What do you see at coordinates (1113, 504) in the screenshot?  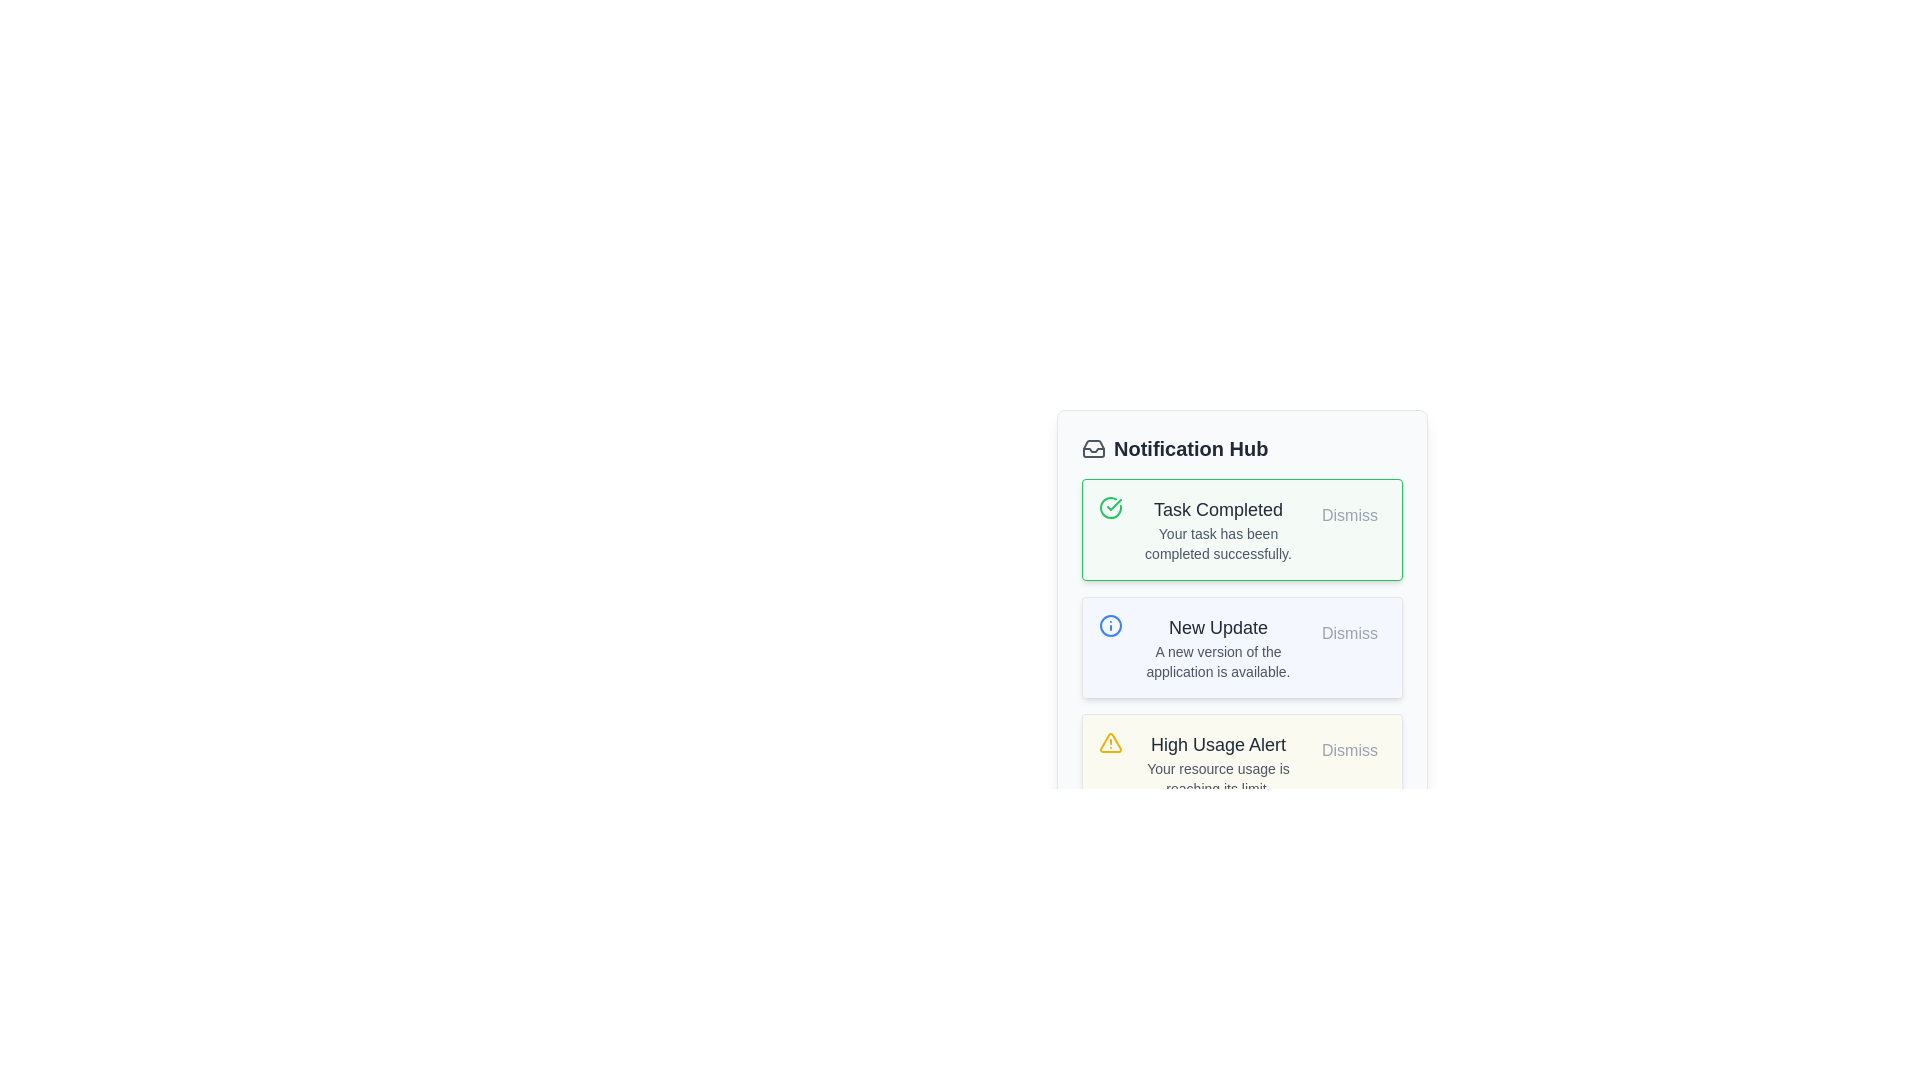 I see `the green checkmark icon representing successful completion, located within the notification item titled 'Task Completed'` at bounding box center [1113, 504].